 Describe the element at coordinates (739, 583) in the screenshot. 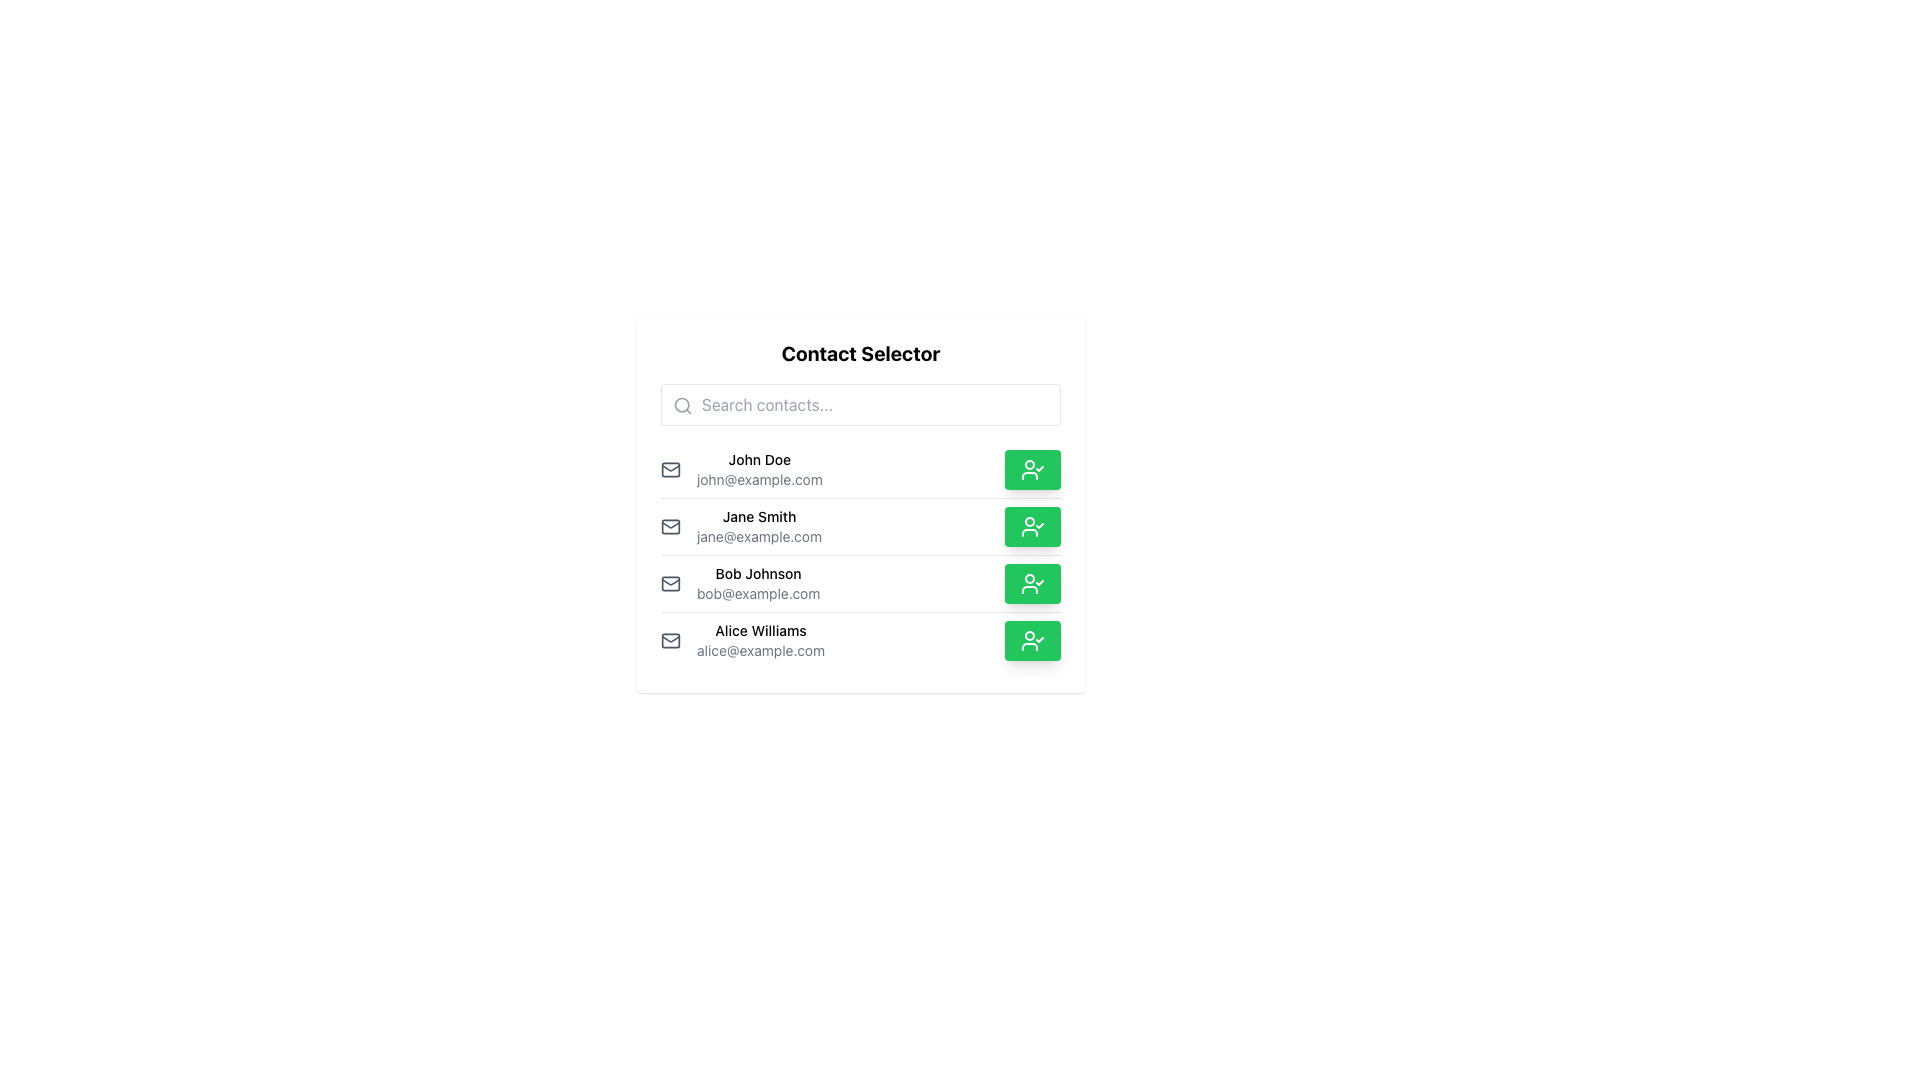

I see `the text element displaying 'Bob Johnson'` at that location.